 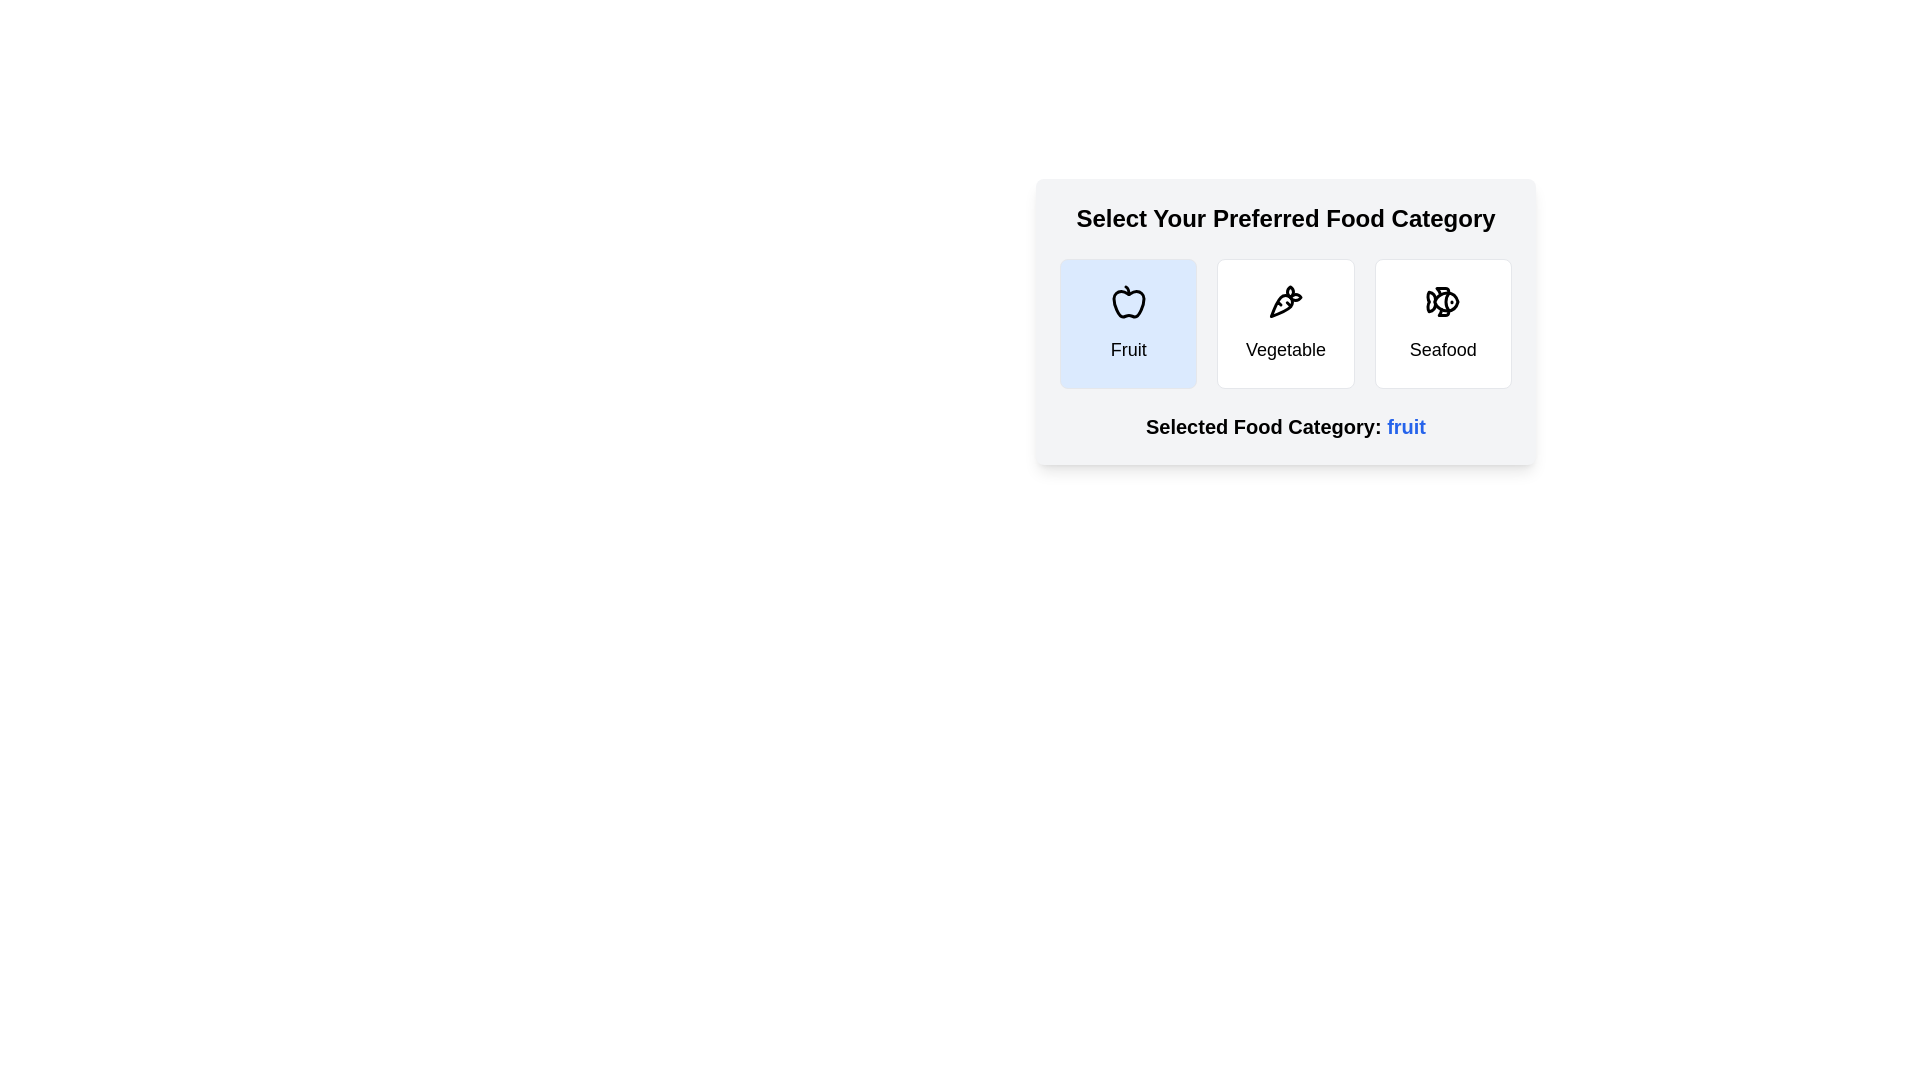 I want to click on the blue-highlighted text 'fruit' in the Text Display that indicates the selected food category, so click(x=1286, y=426).